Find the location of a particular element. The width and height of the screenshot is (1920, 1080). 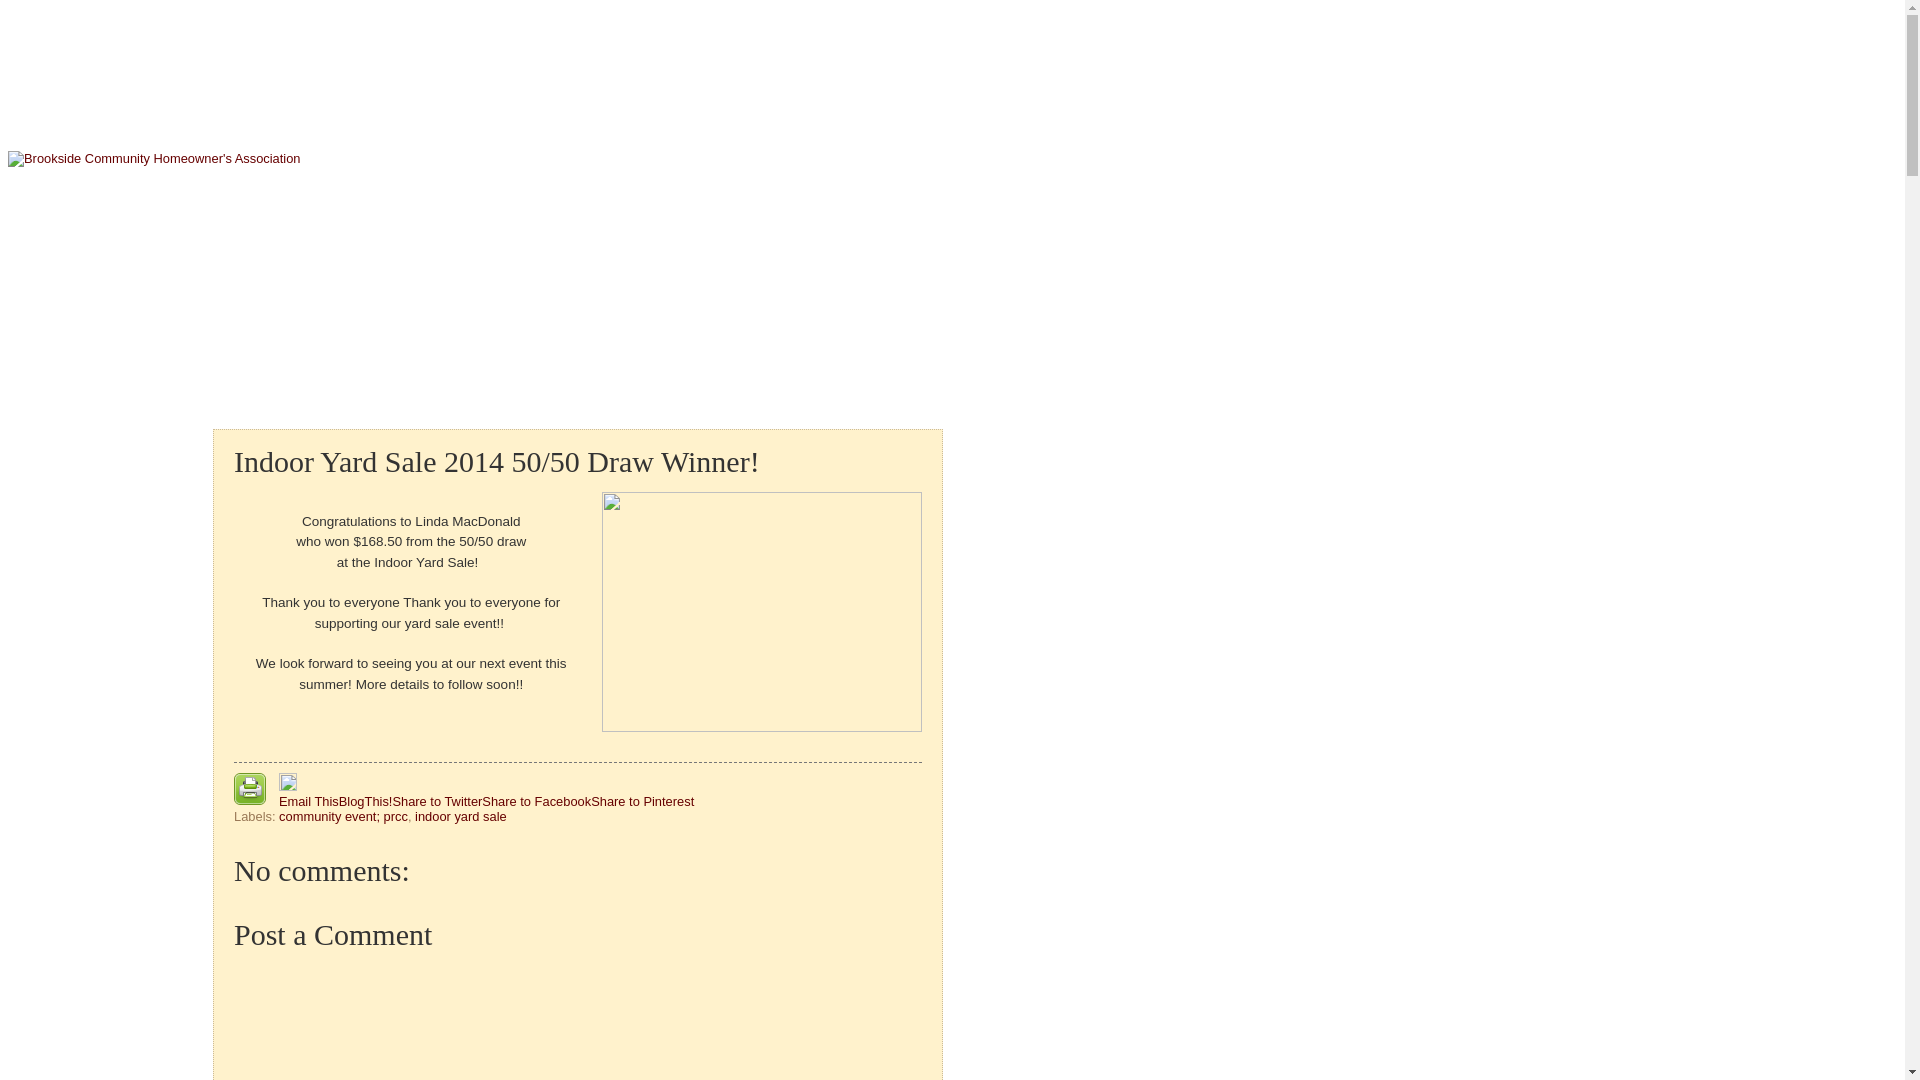

'community event; prcc' is located at coordinates (277, 816).